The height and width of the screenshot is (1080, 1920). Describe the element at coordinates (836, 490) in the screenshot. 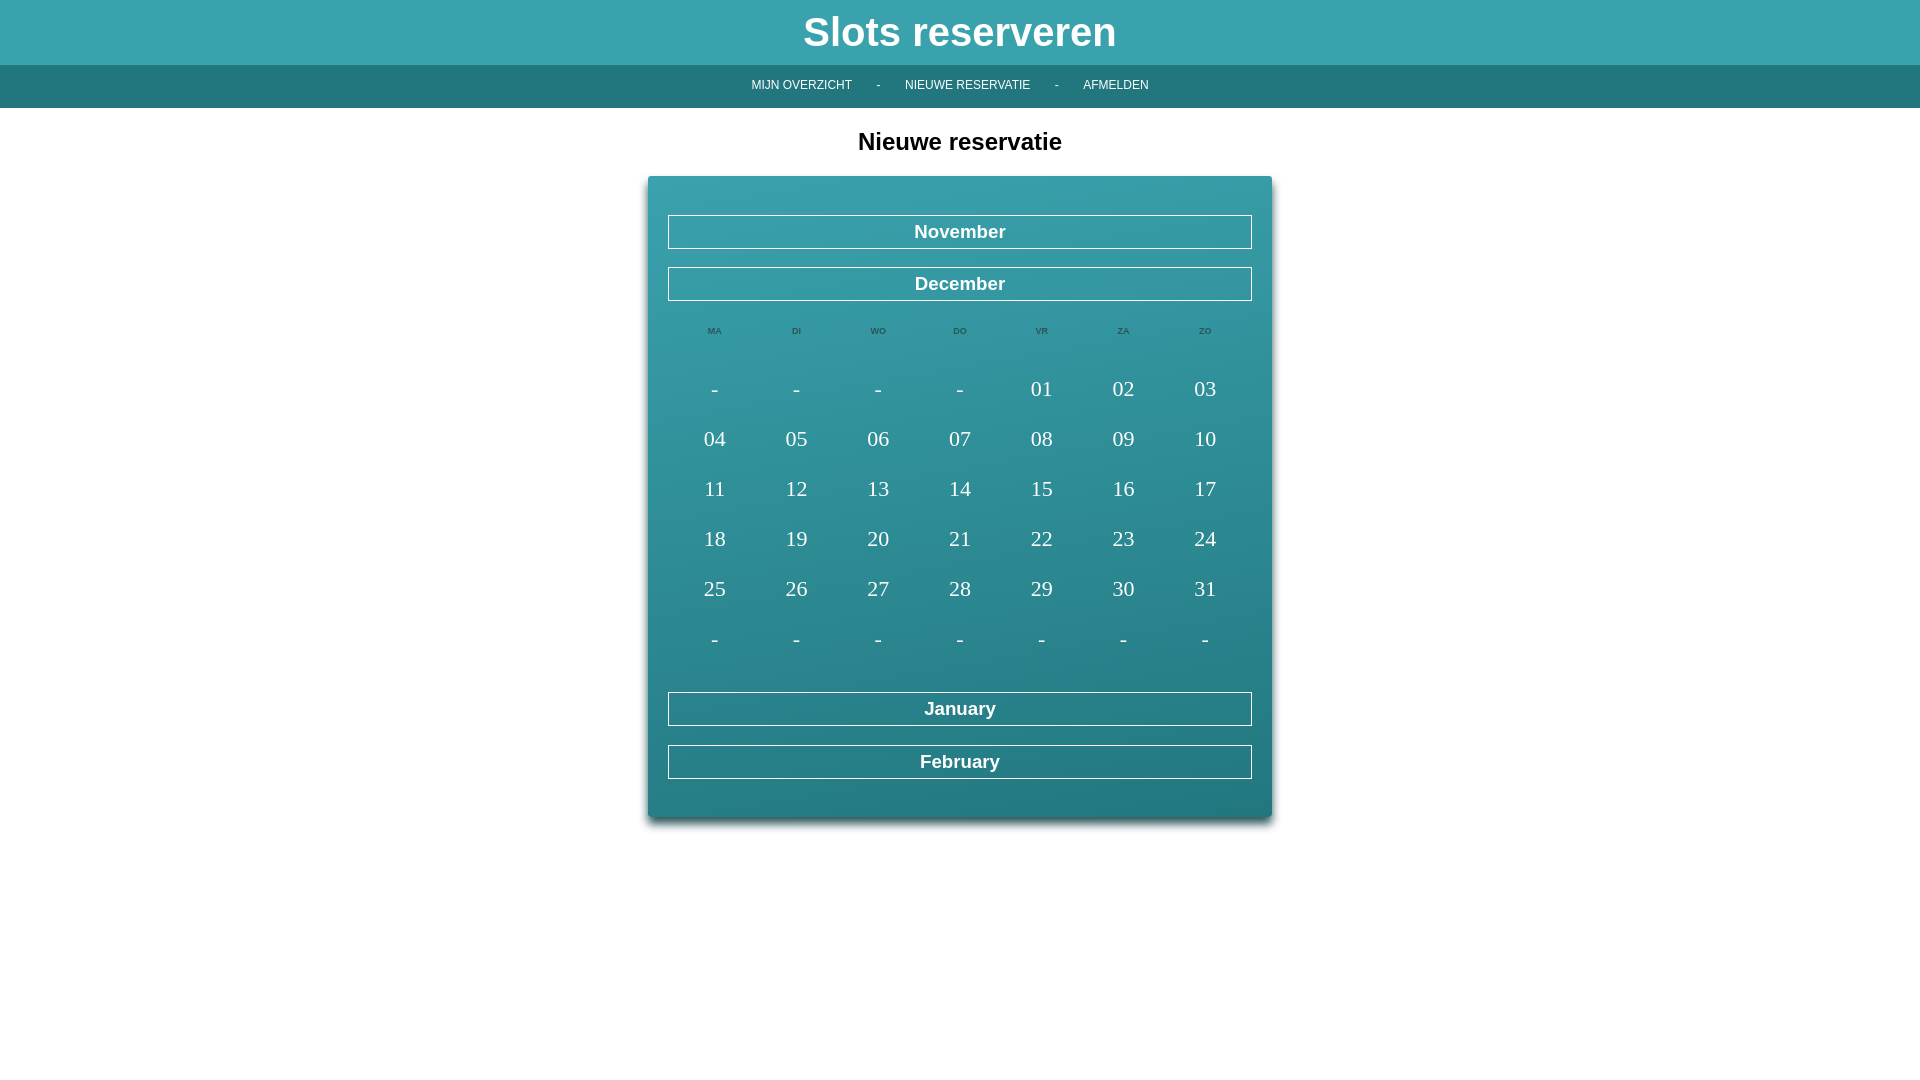

I see `'13'` at that location.